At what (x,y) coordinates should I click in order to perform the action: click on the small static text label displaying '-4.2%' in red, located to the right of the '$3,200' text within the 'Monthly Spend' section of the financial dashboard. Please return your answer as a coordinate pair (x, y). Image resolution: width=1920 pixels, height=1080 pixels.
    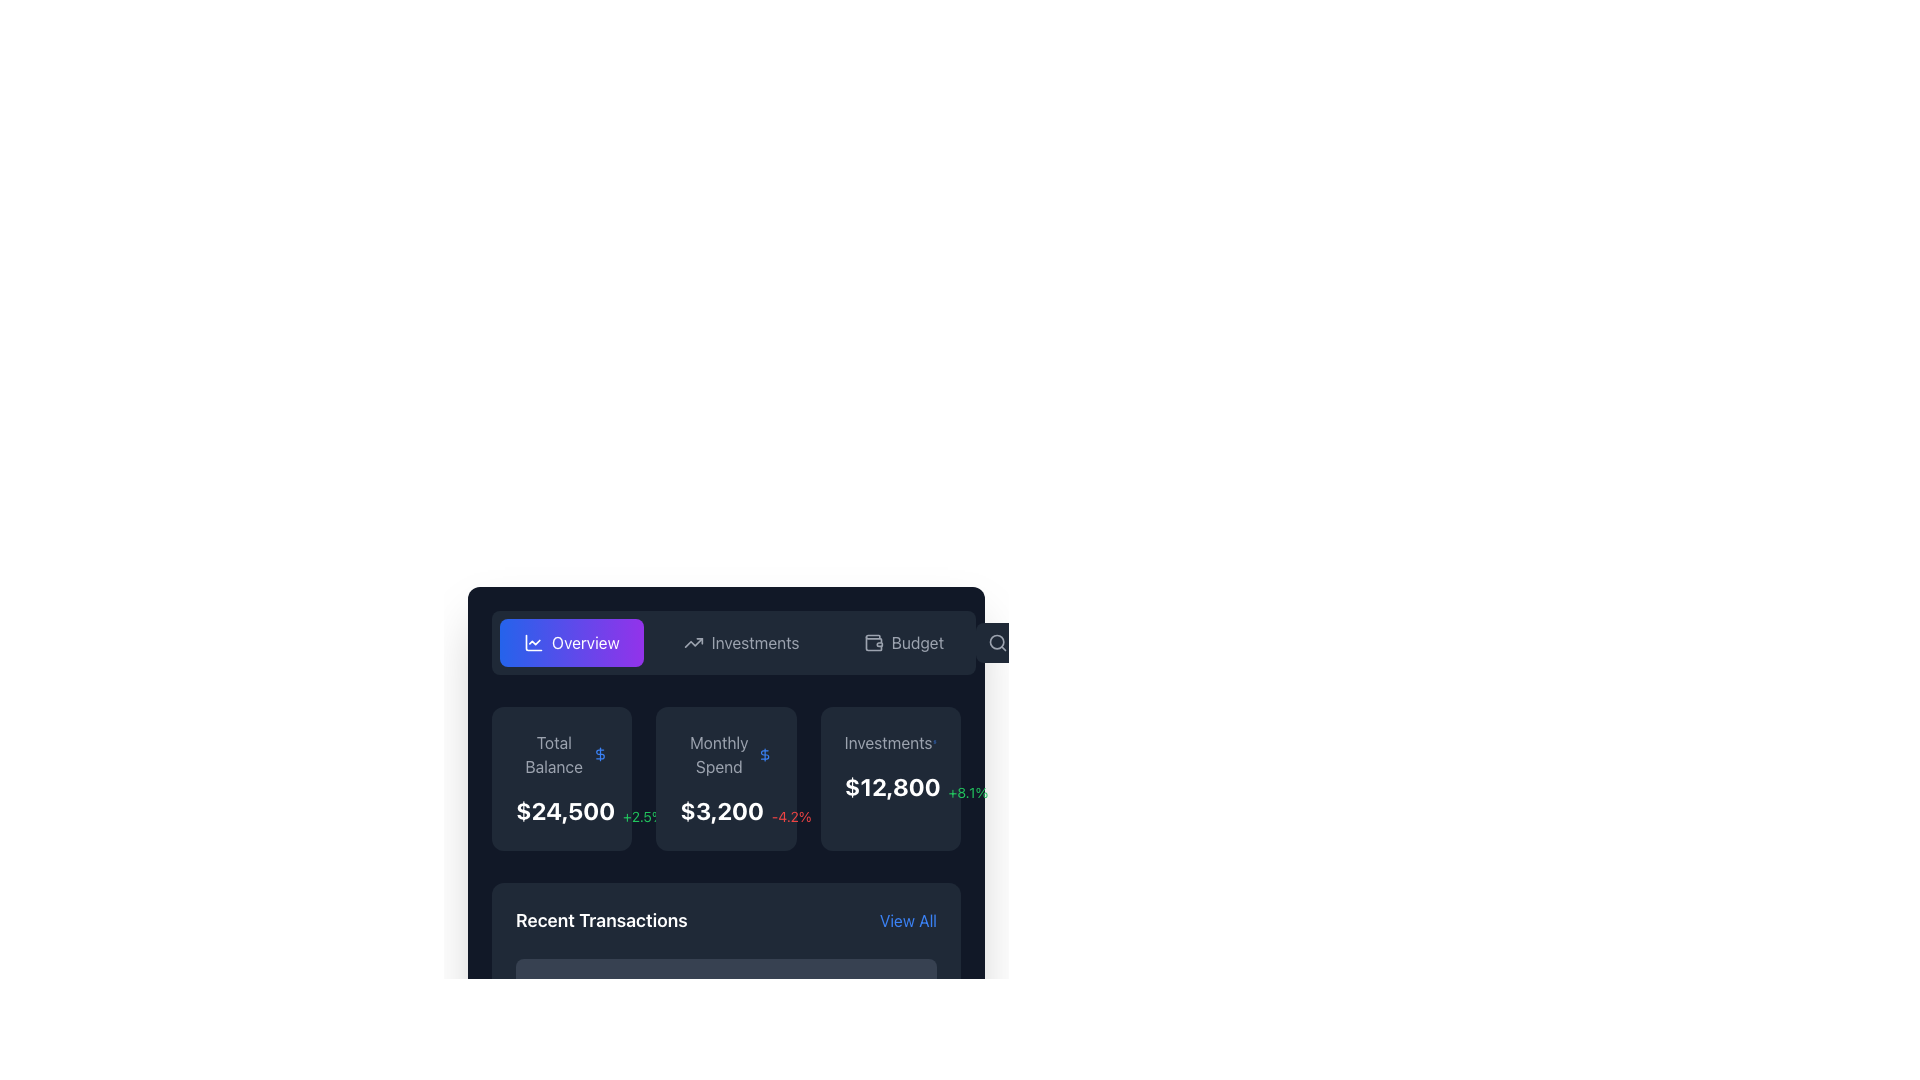
    Looking at the image, I should click on (790, 817).